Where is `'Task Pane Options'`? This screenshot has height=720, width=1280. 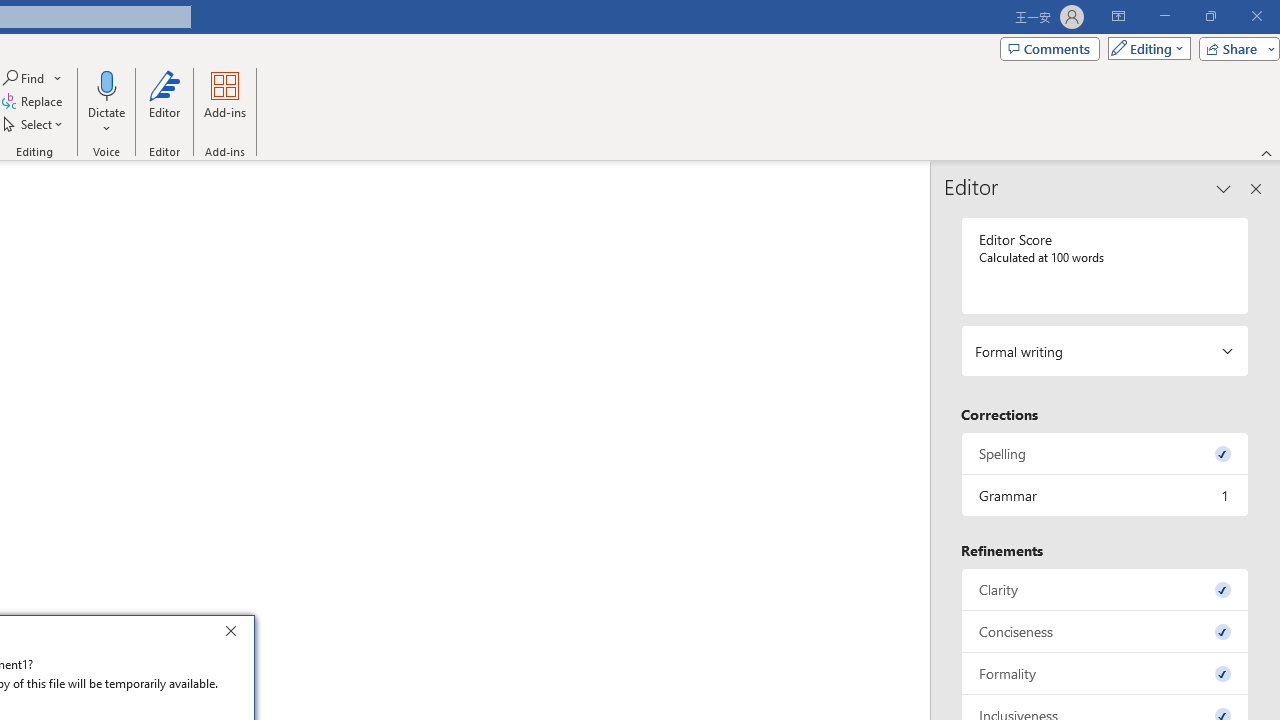
'Task Pane Options' is located at coordinates (1223, 189).